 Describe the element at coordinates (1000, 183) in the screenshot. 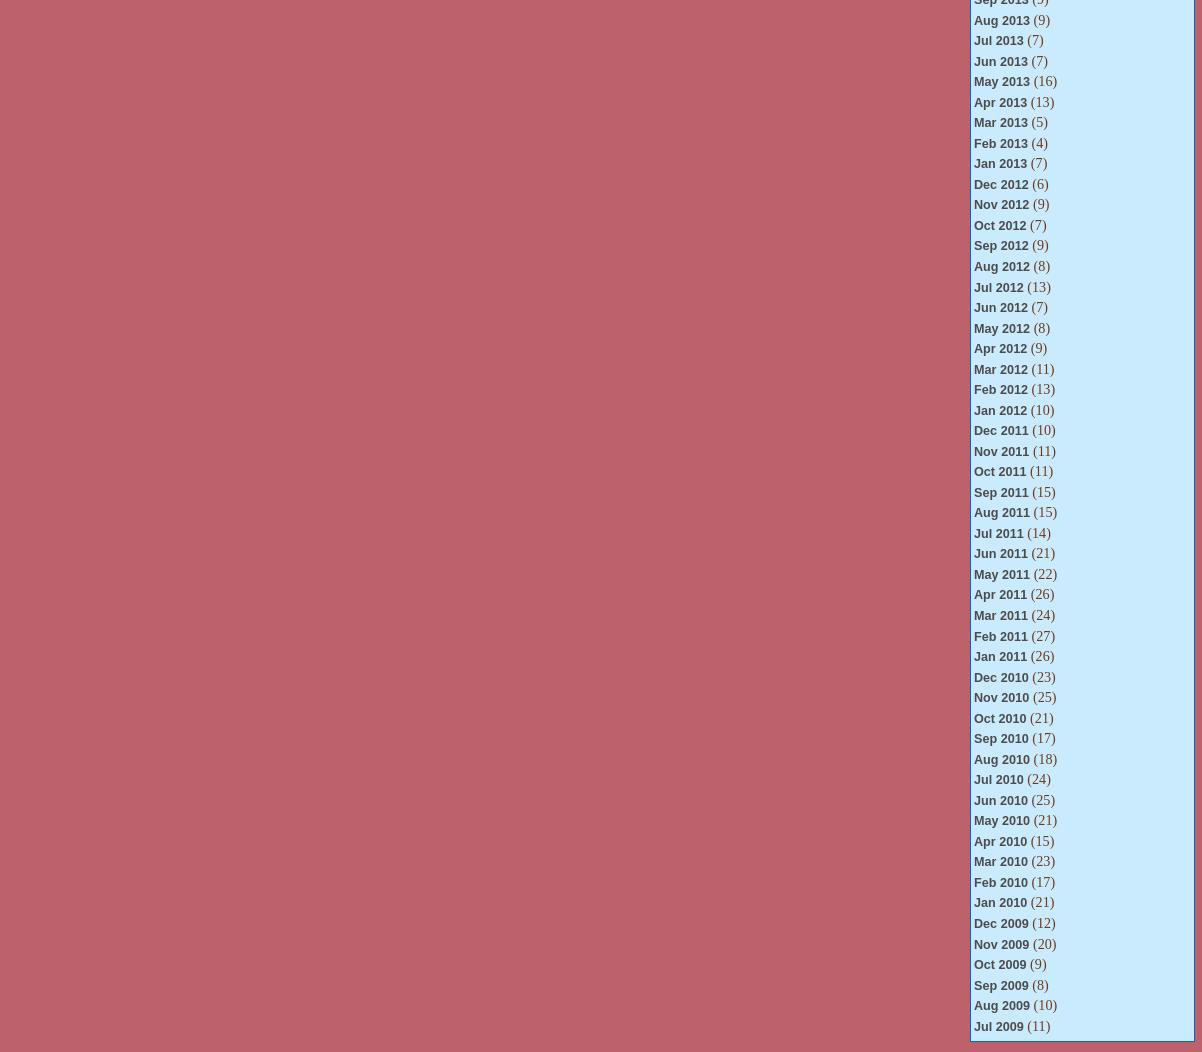

I see `'Dec 2012'` at that location.